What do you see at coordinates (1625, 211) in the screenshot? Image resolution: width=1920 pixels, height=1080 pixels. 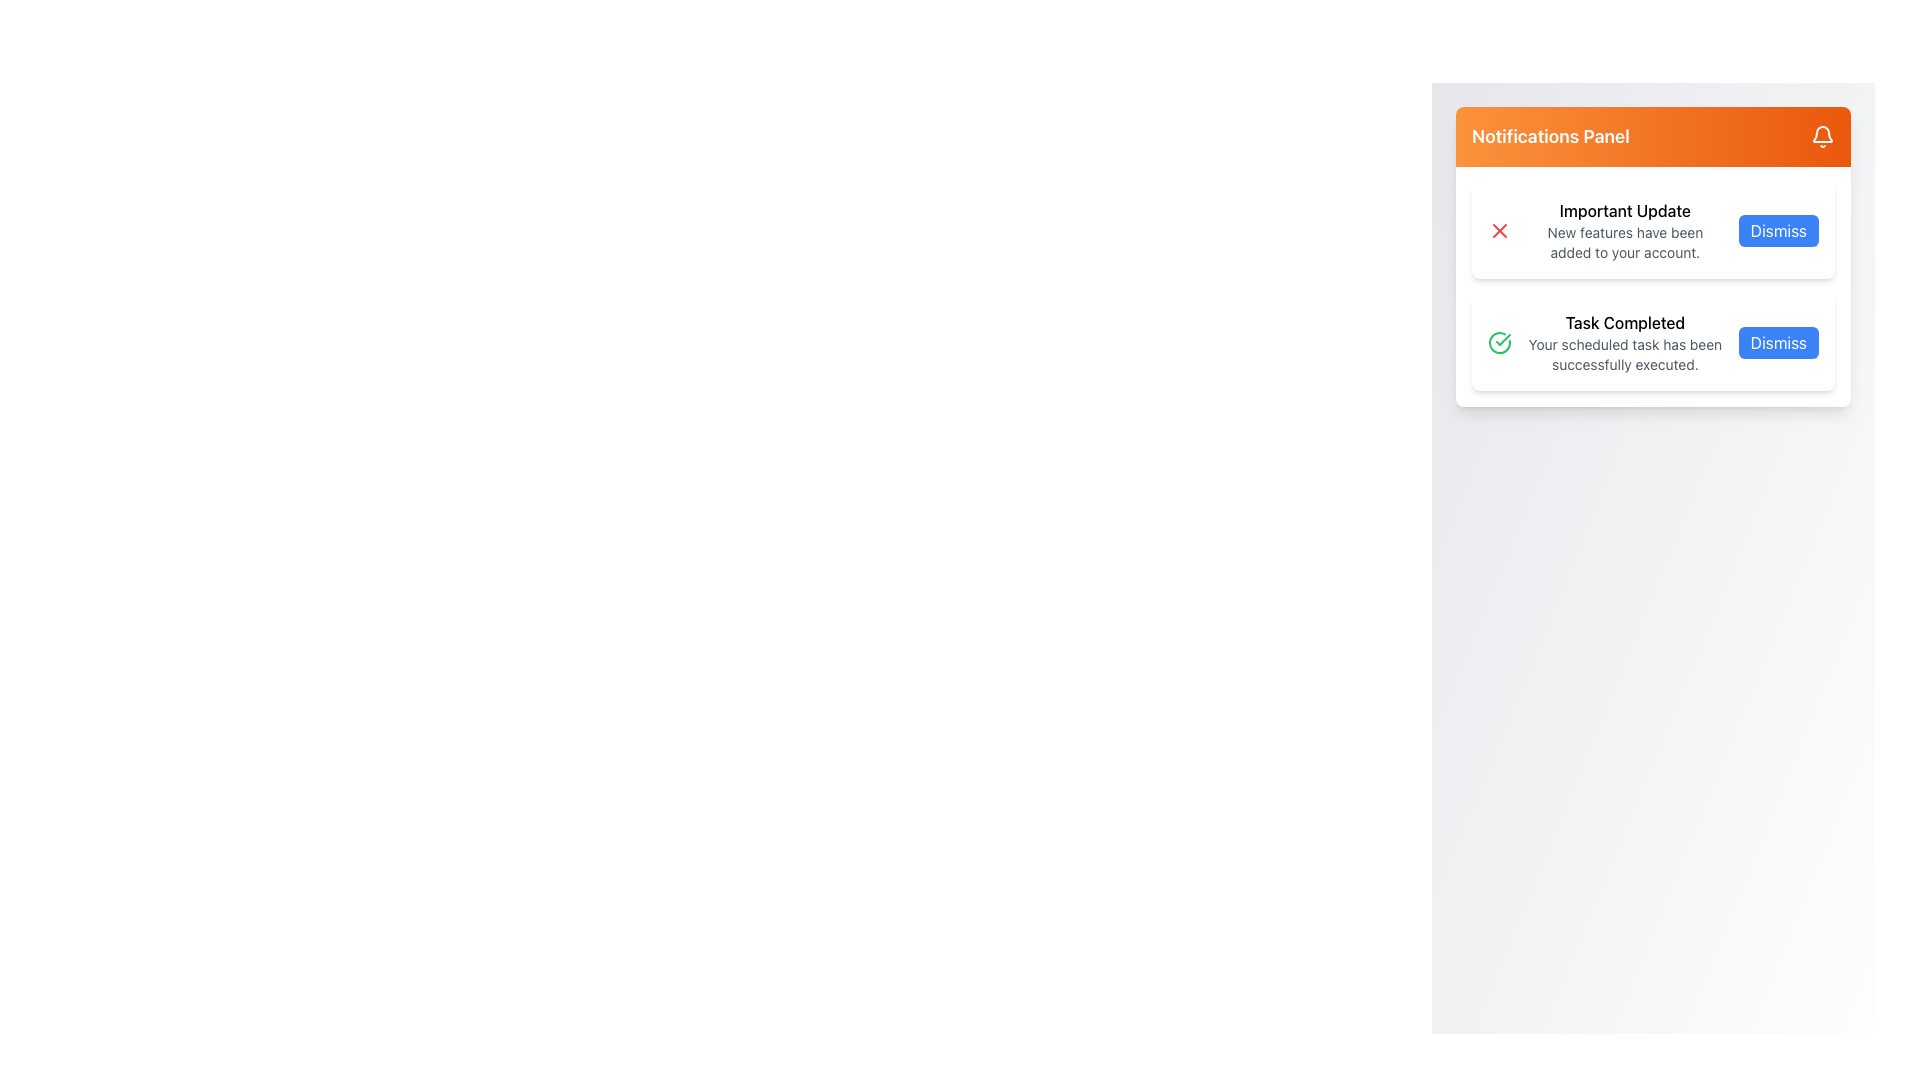 I see `text from the title label of the first notification in the notifications panel, which summarizes the notification's context` at bounding box center [1625, 211].